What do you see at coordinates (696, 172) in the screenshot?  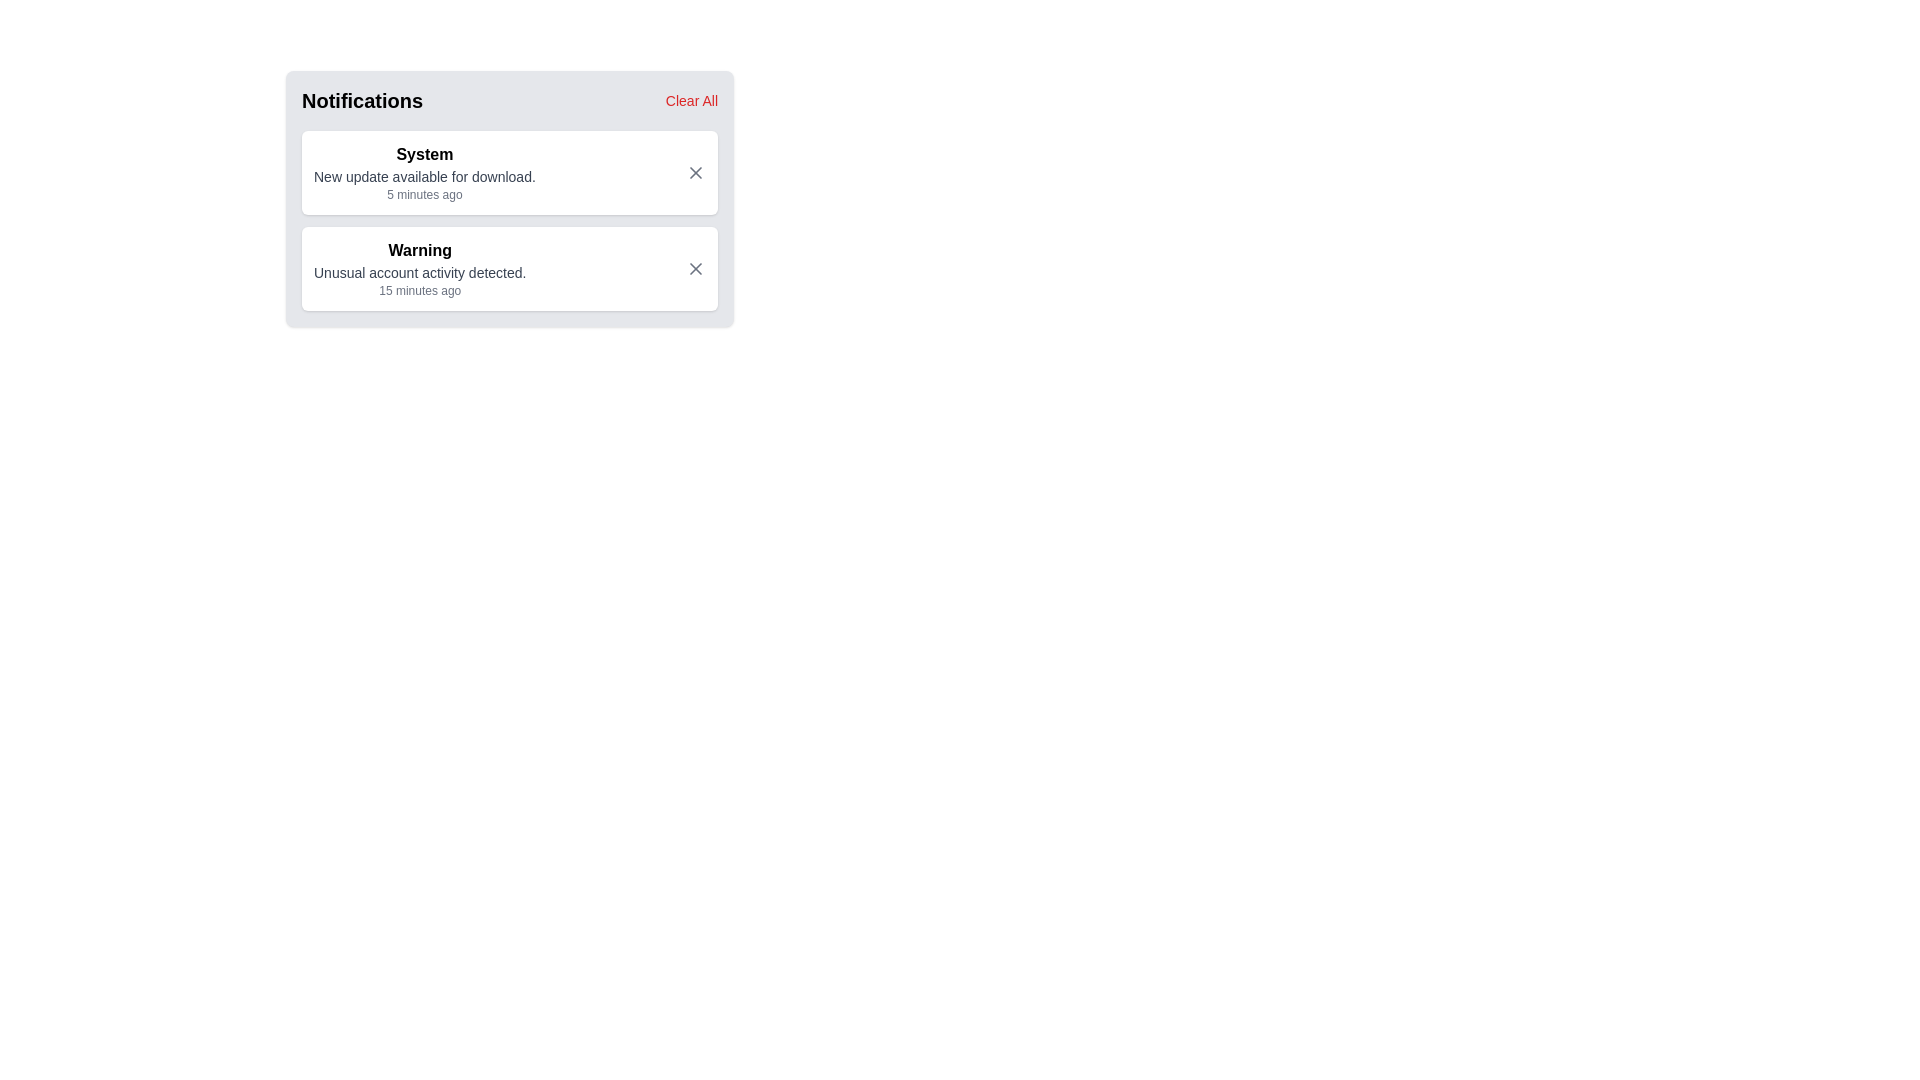 I see `the bold 'X' button located in the top-right corner of the 'System' notification card to change its color` at bounding box center [696, 172].